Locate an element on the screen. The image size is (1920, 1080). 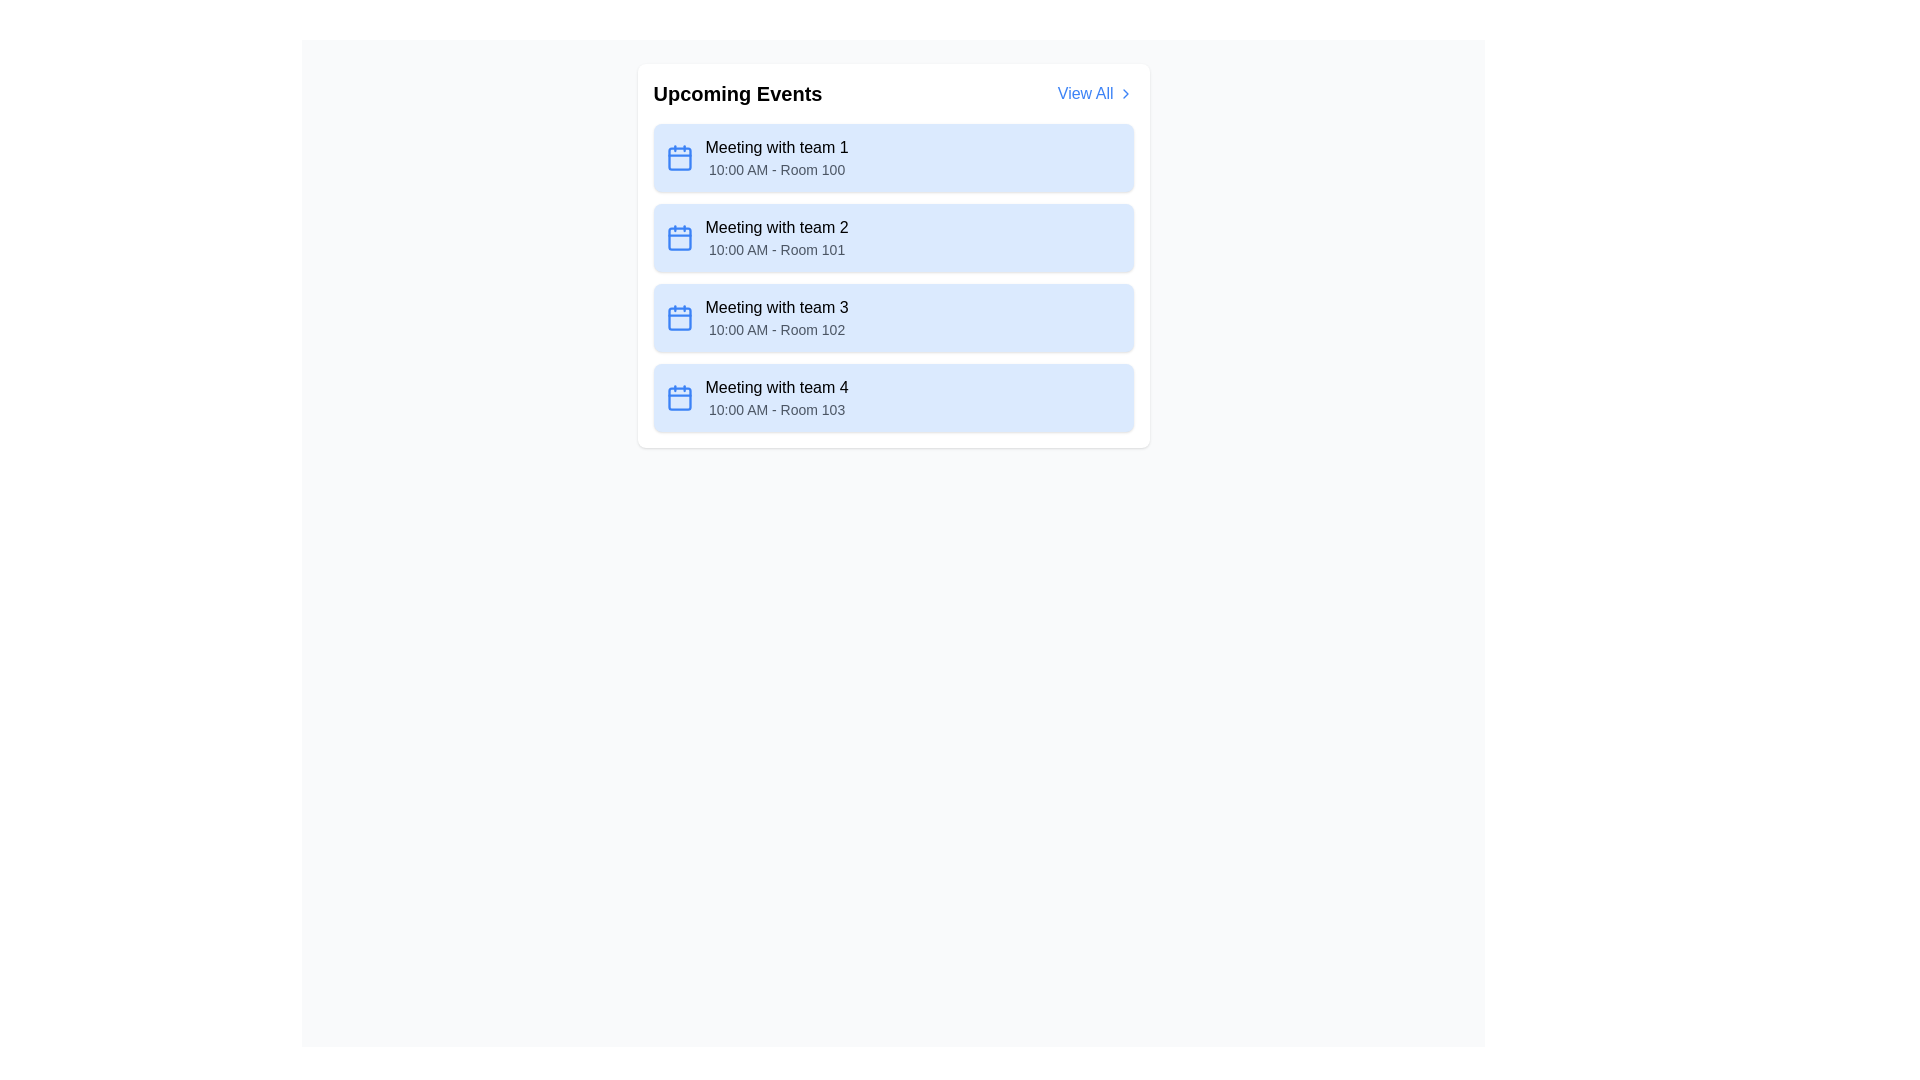
the calendar icon located in the leftmost position of the fourth event card, which indicates the event type or associates the event with a calendar is located at coordinates (679, 397).